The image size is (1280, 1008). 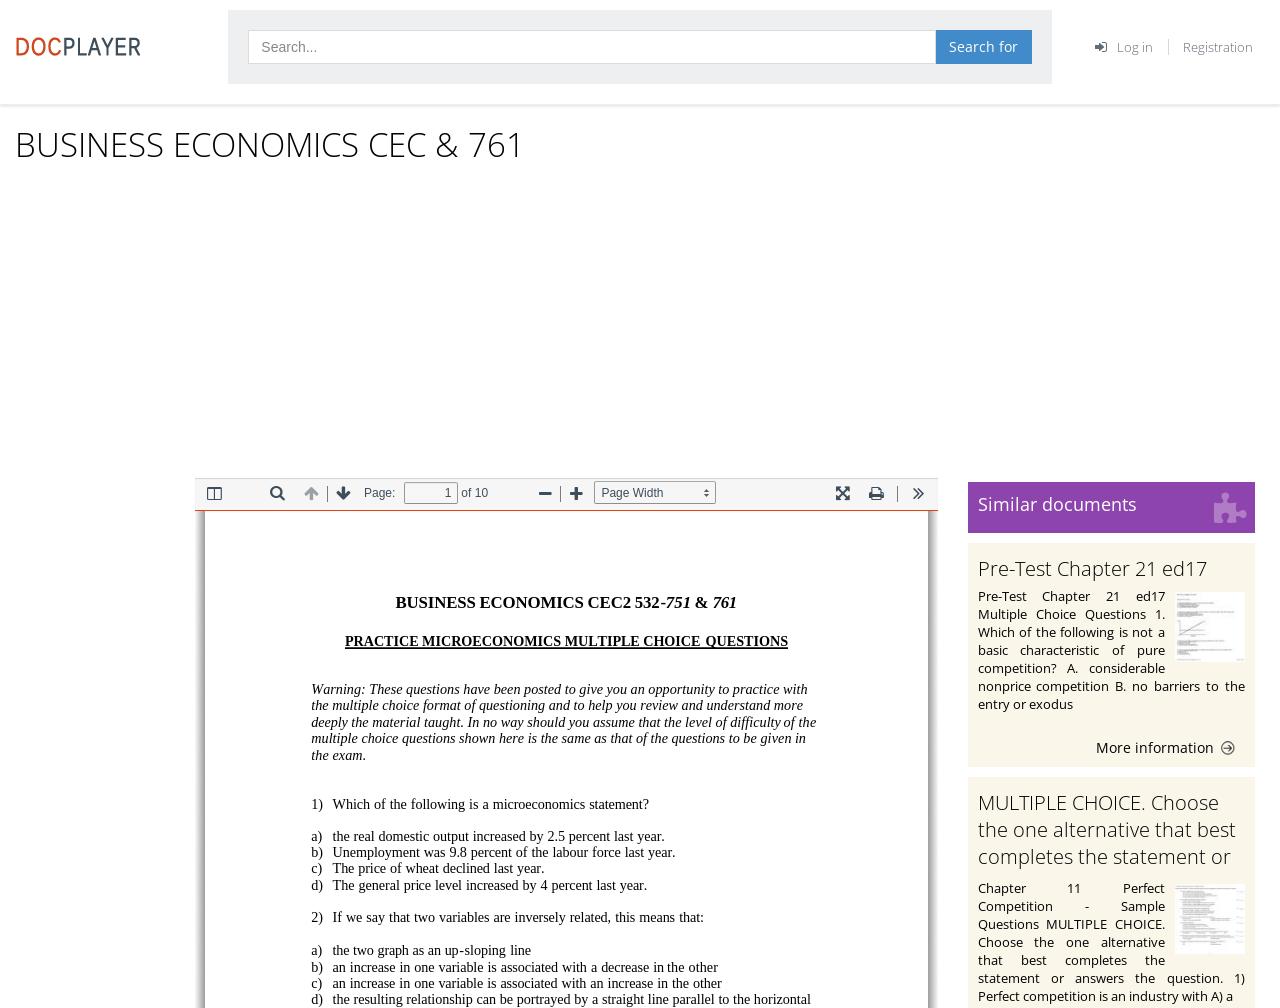 What do you see at coordinates (982, 46) in the screenshot?
I see `'Search for'` at bounding box center [982, 46].